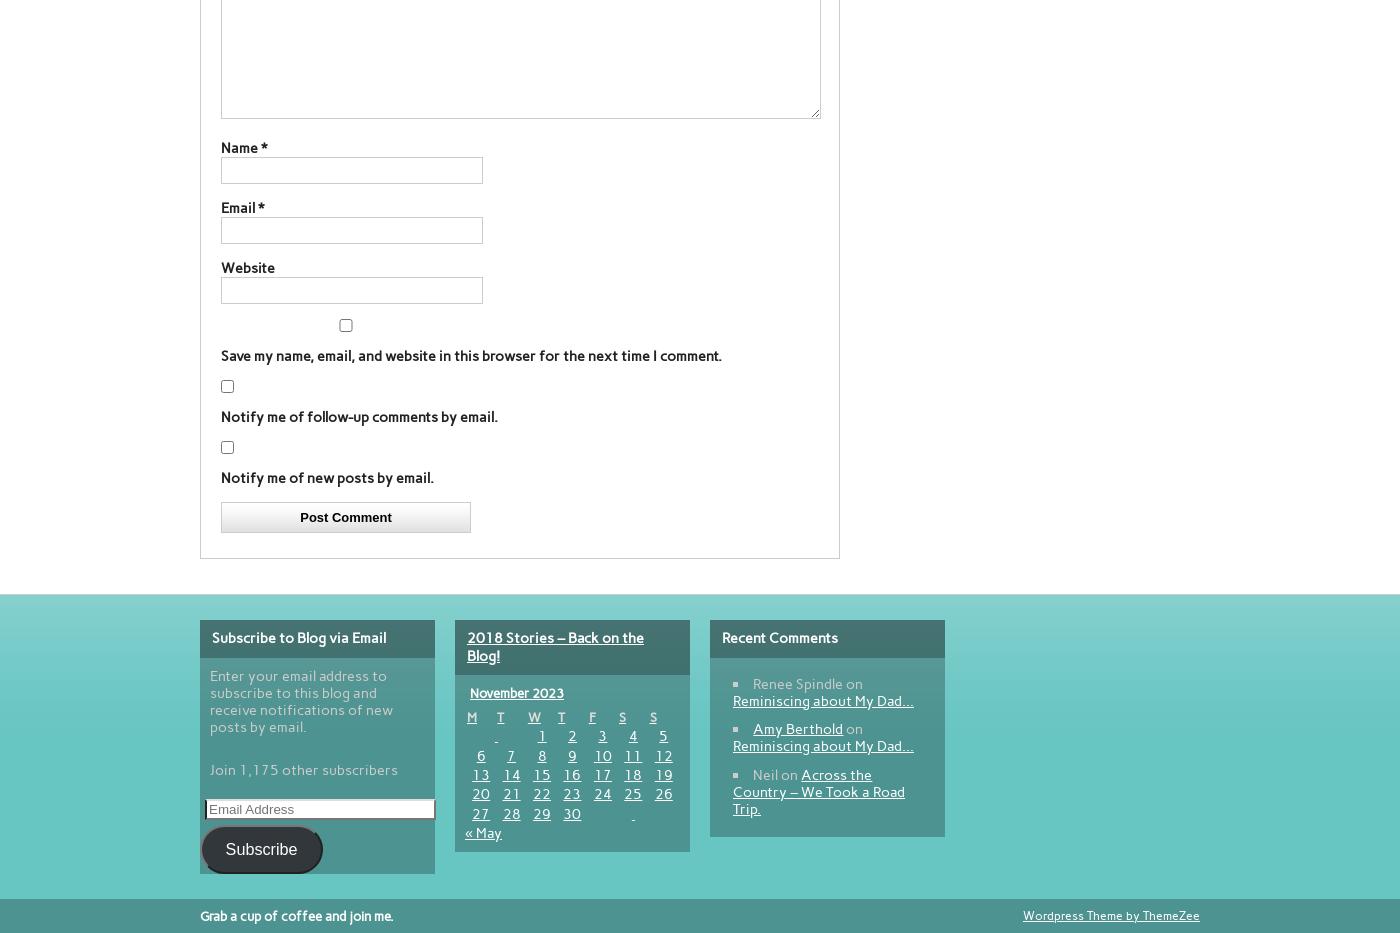 The width and height of the screenshot is (1400, 933). Describe the element at coordinates (469, 692) in the screenshot. I see `'November 2023'` at that location.